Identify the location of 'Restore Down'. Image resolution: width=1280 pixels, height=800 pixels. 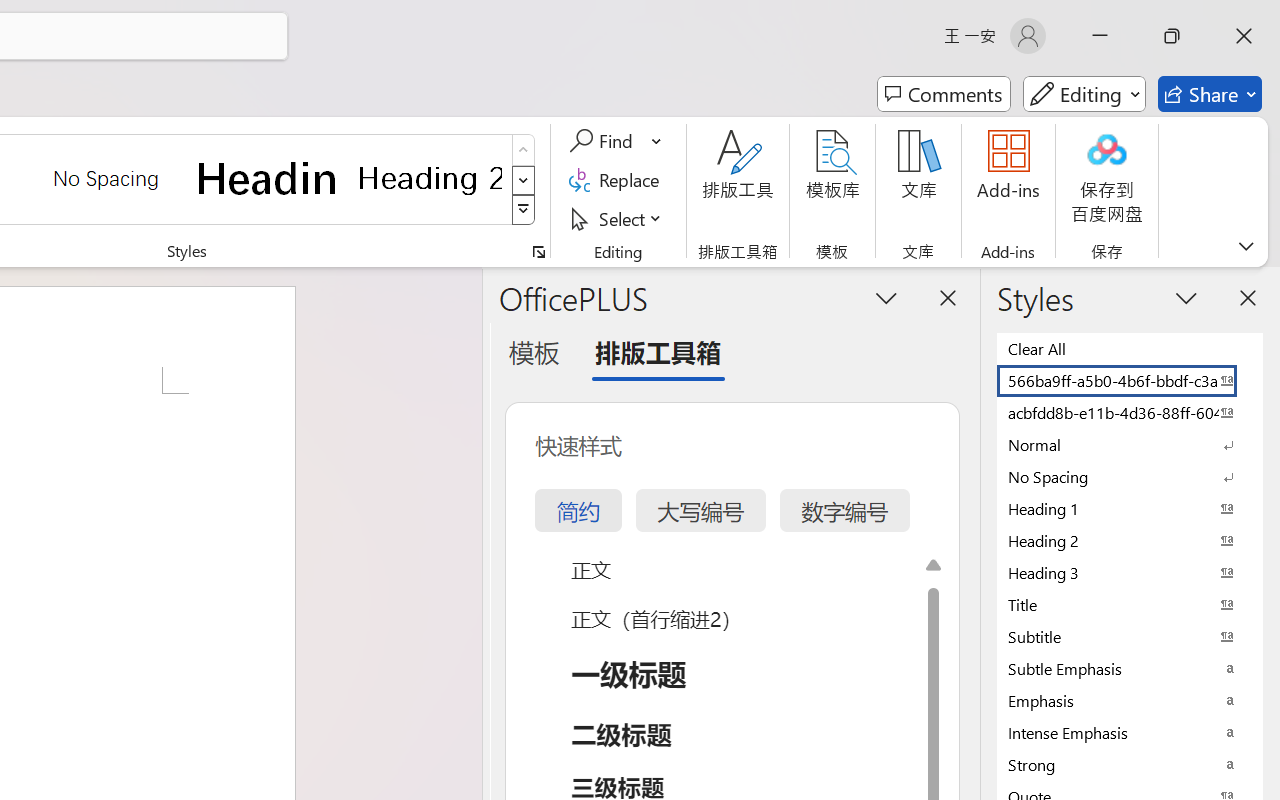
(1172, 35).